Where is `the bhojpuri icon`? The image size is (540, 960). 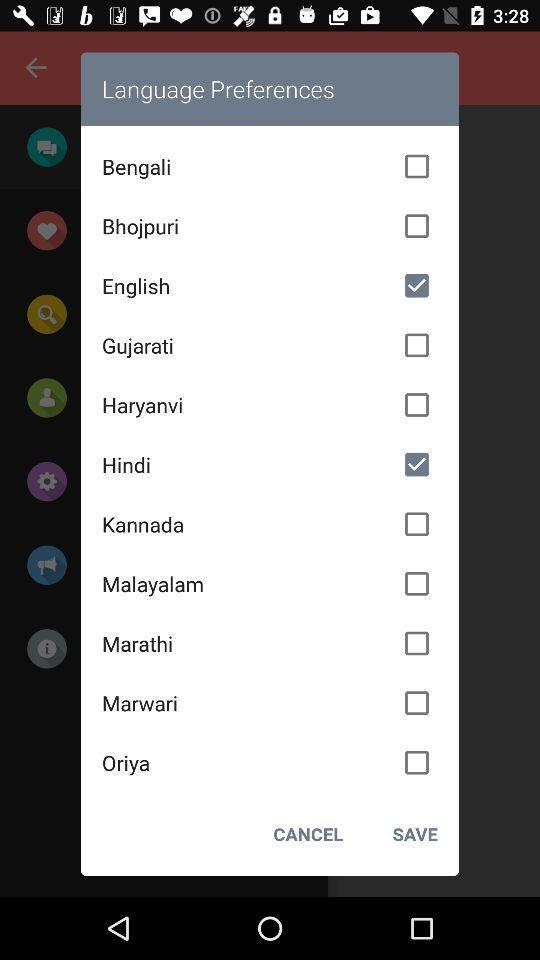
the bhojpuri icon is located at coordinates (270, 226).